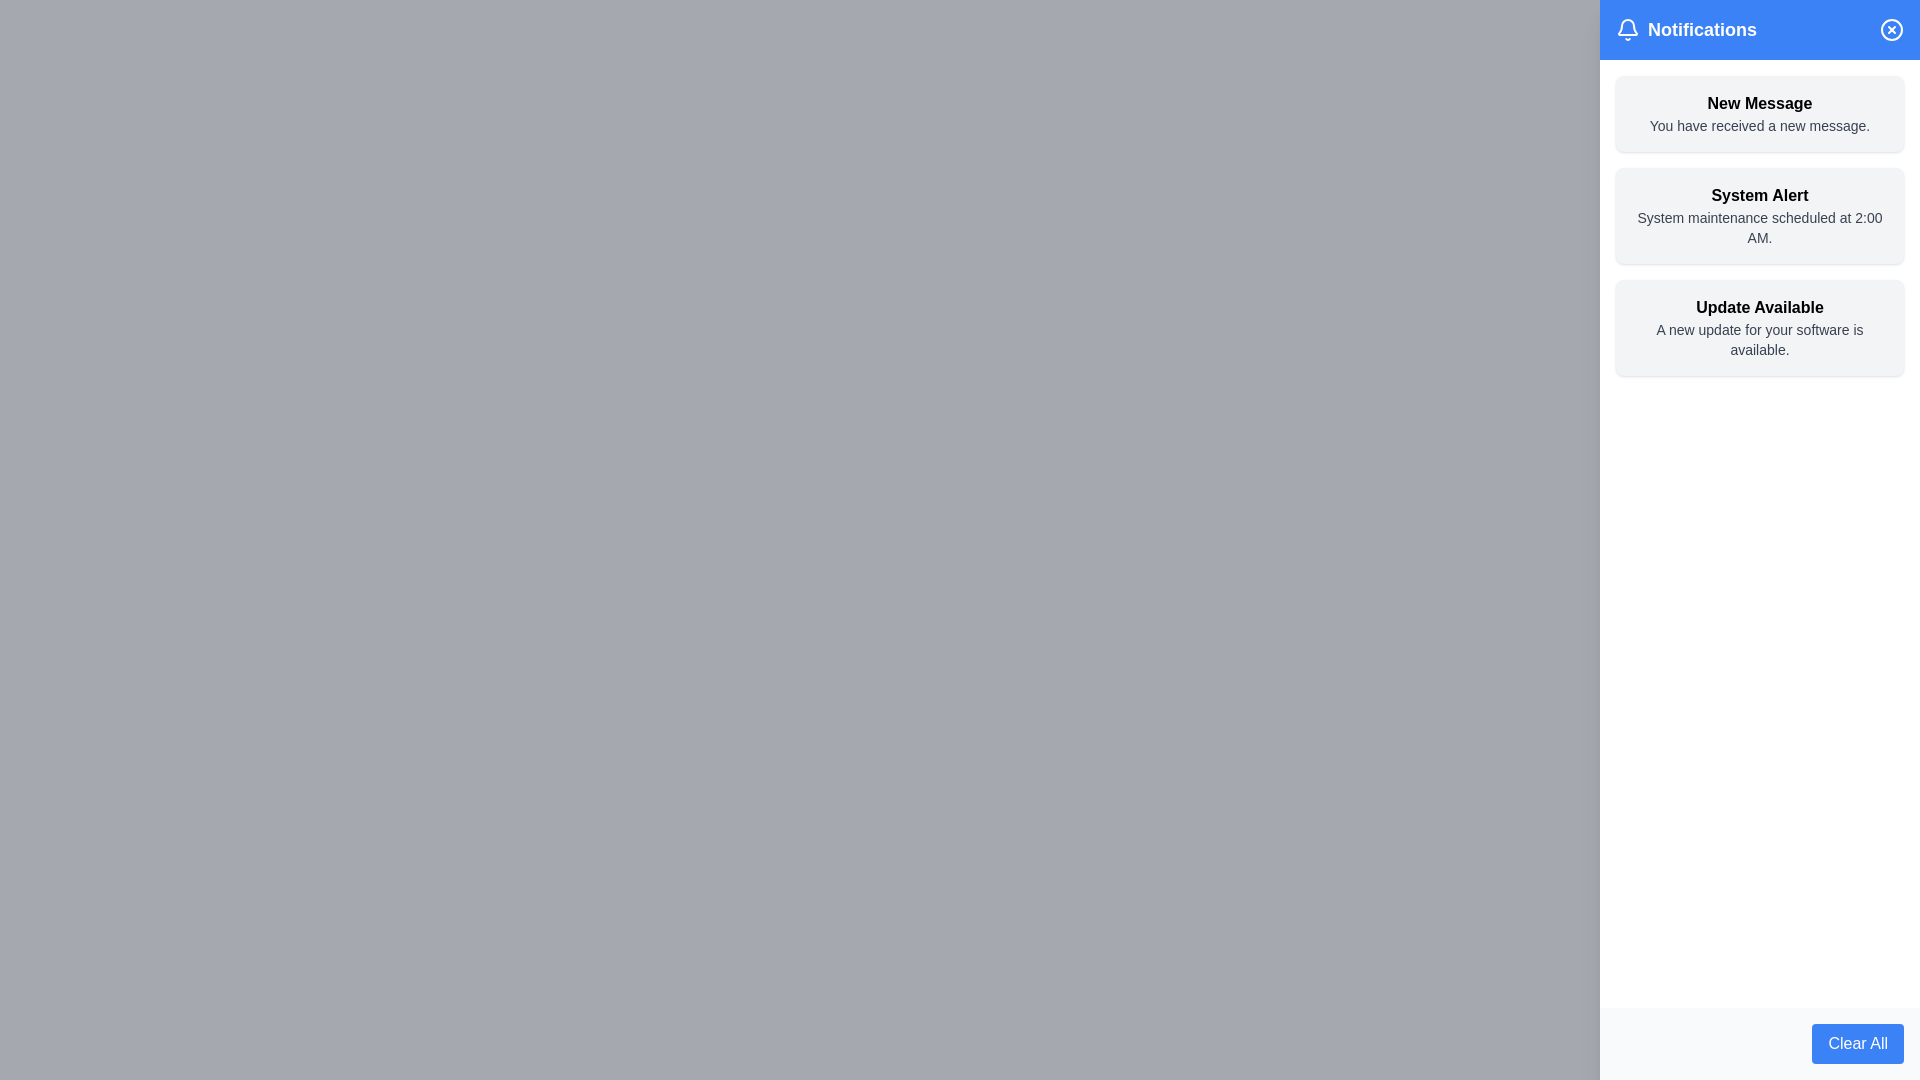 Image resolution: width=1920 pixels, height=1080 pixels. Describe the element at coordinates (1760, 196) in the screenshot. I see `the Text label that serves as the title for the notification, which is centrally located within the notification card displaying the 'System Alert' title` at that location.